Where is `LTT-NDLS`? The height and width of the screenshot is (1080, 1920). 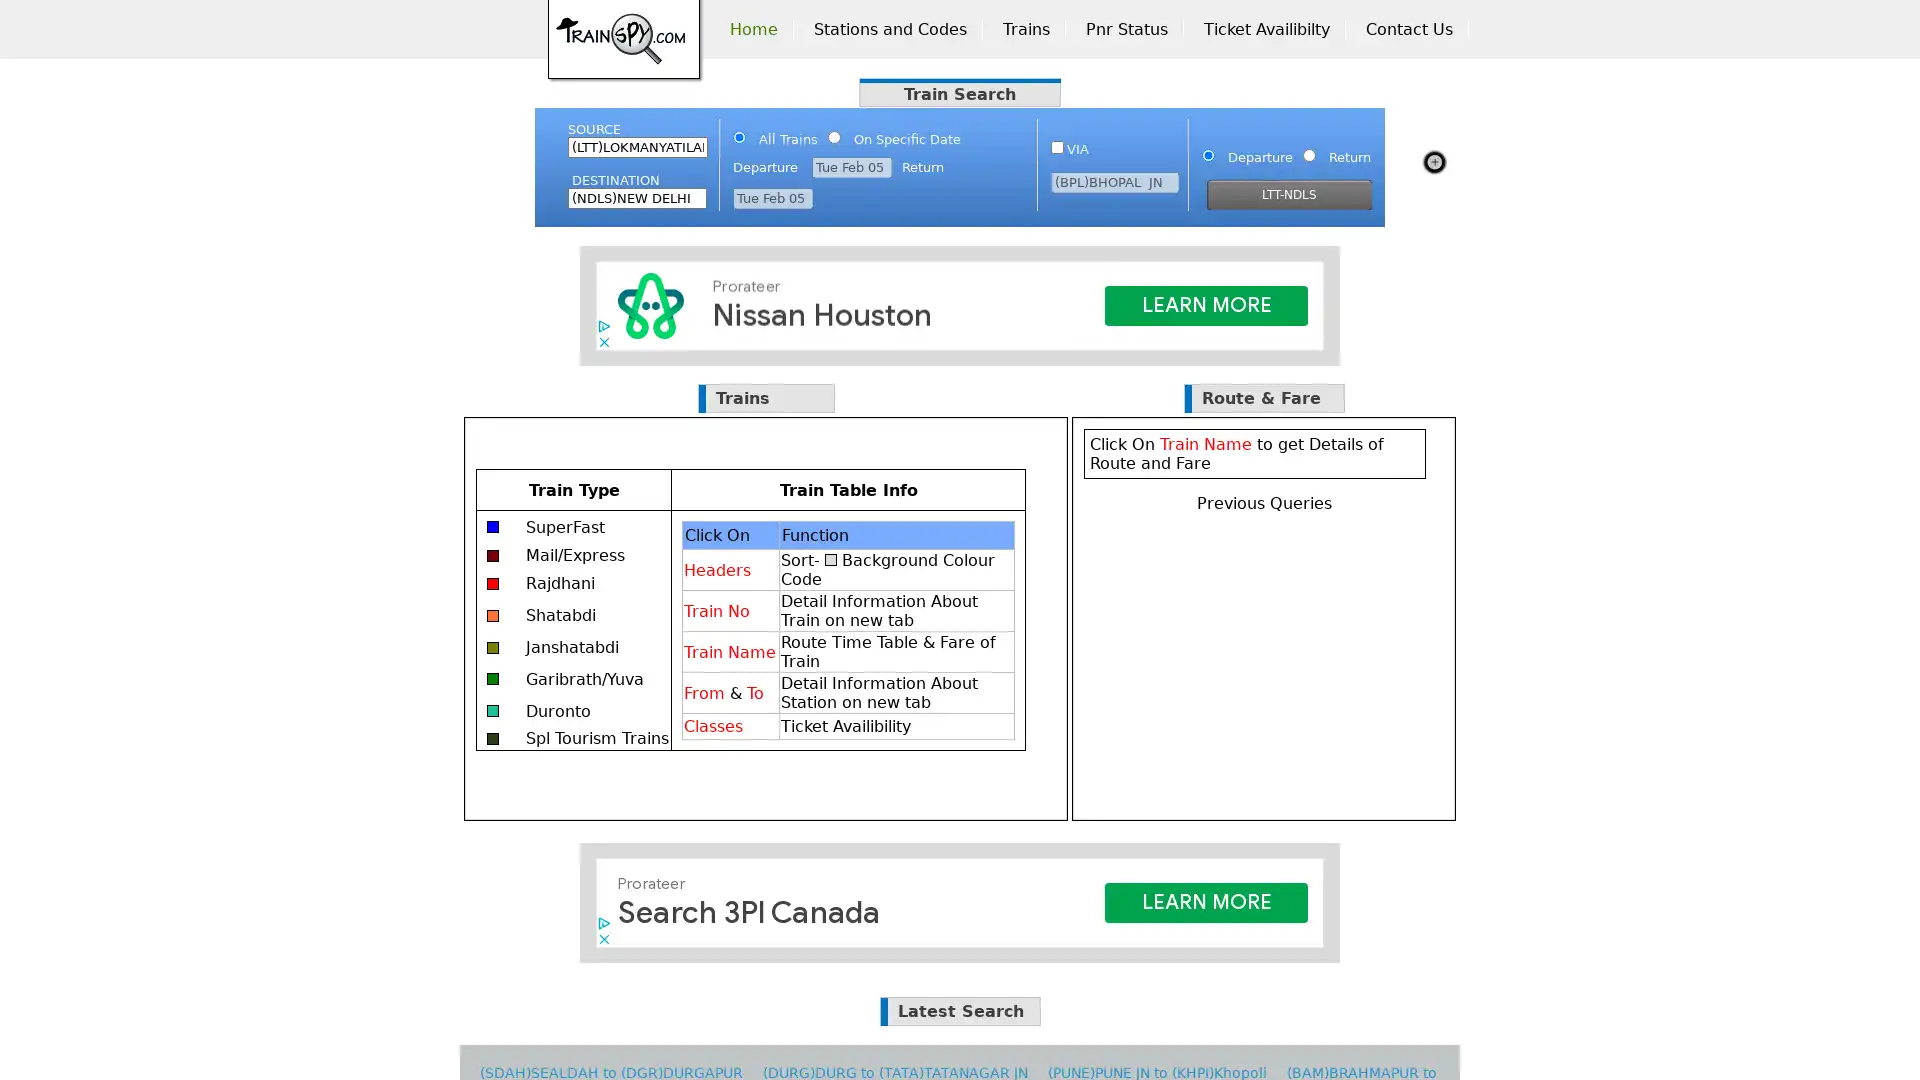 LTT-NDLS is located at coordinates (1289, 195).